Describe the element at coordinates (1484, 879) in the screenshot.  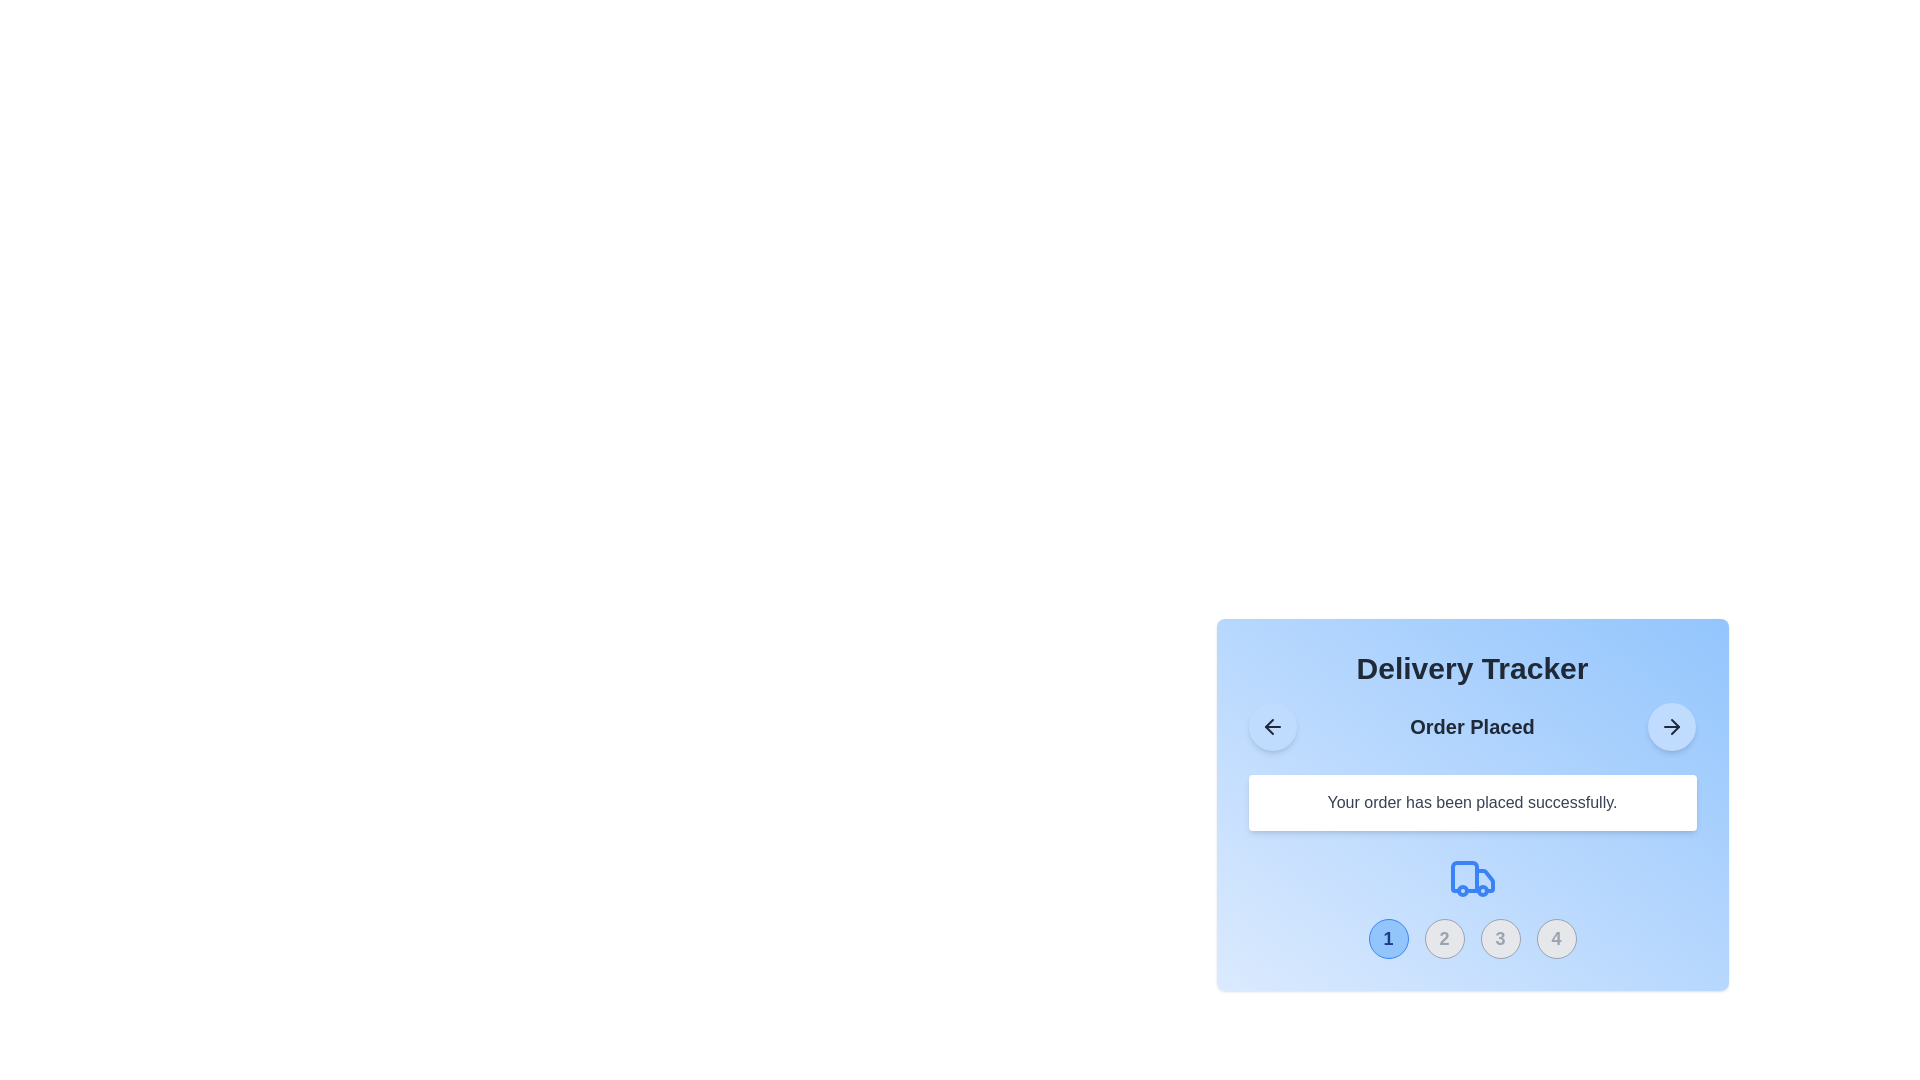
I see `the decorative vector graphic within the stylized truck icon, which is positioned between the first and second step indicators of the delivery progress tracker` at that location.